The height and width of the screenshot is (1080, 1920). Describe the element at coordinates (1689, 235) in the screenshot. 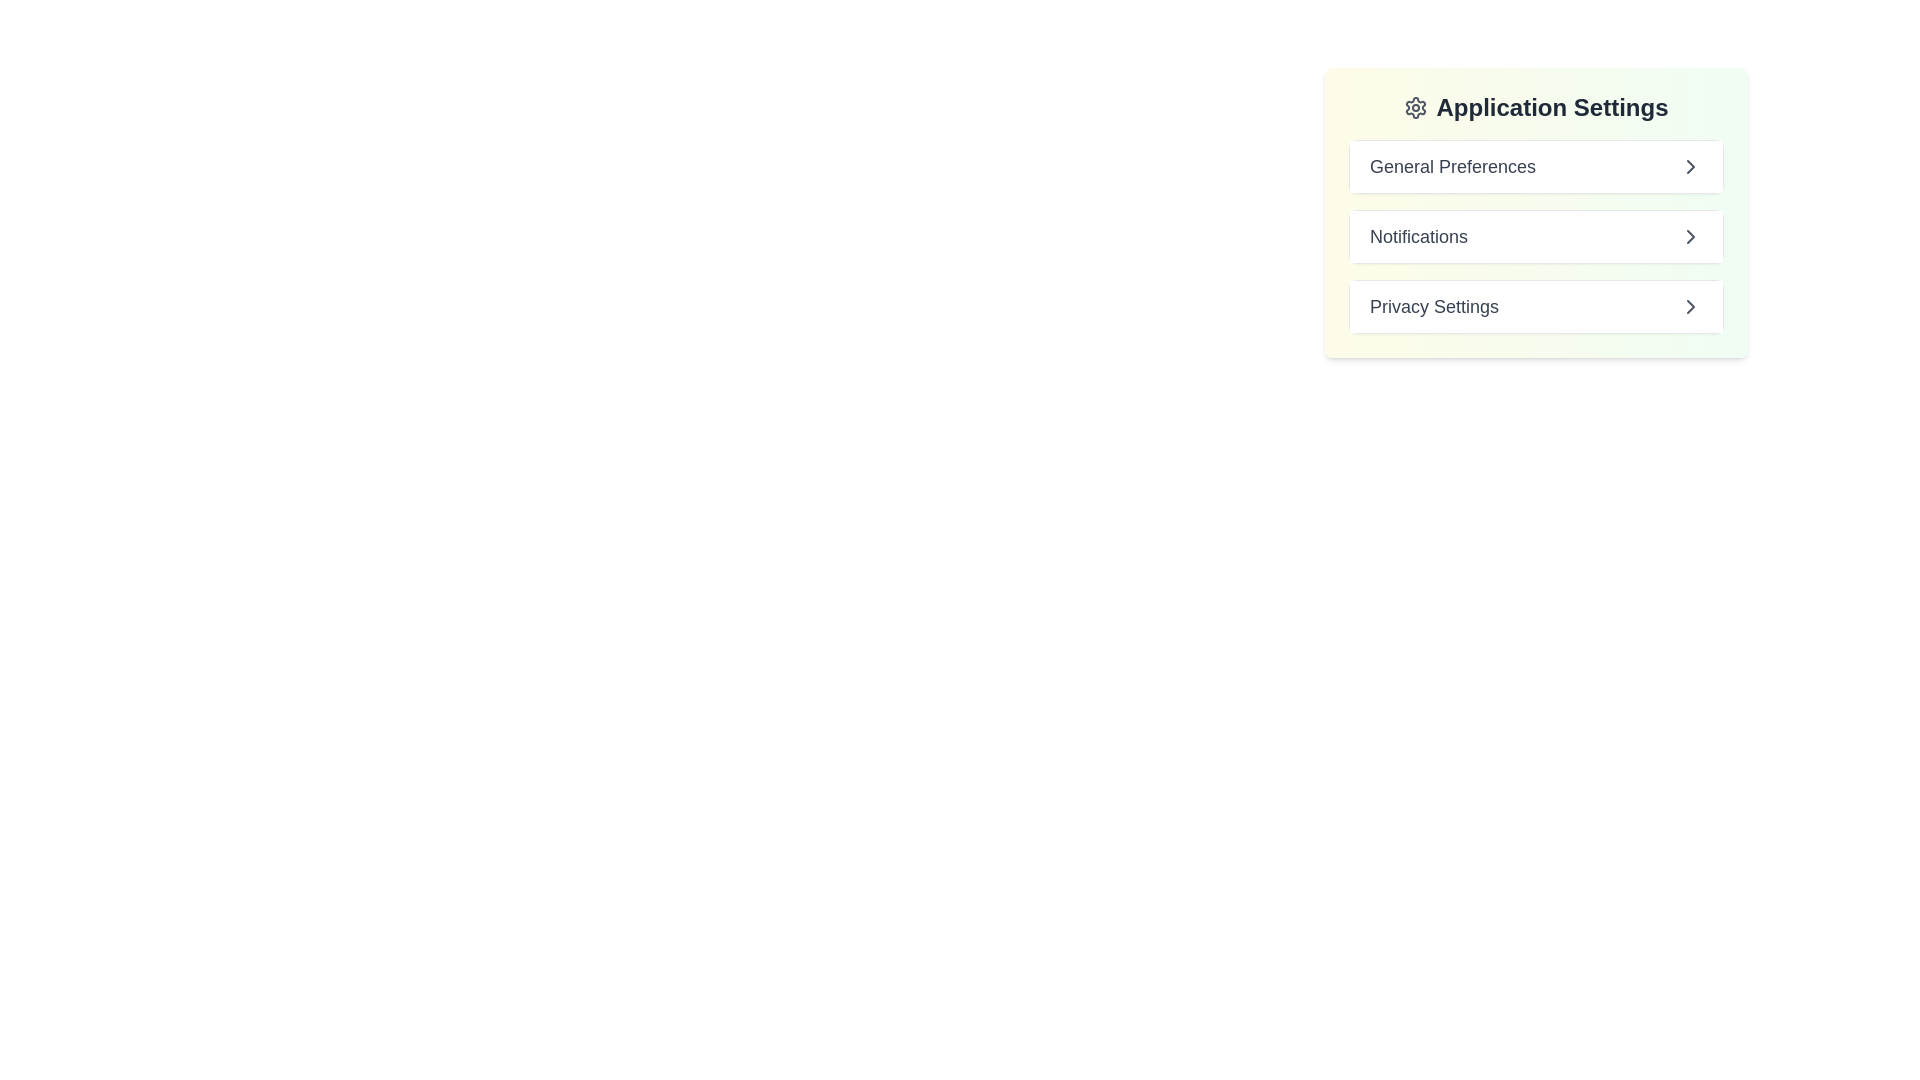

I see `the rightward-pointing chevron icon within the 'Notifications' button` at that location.